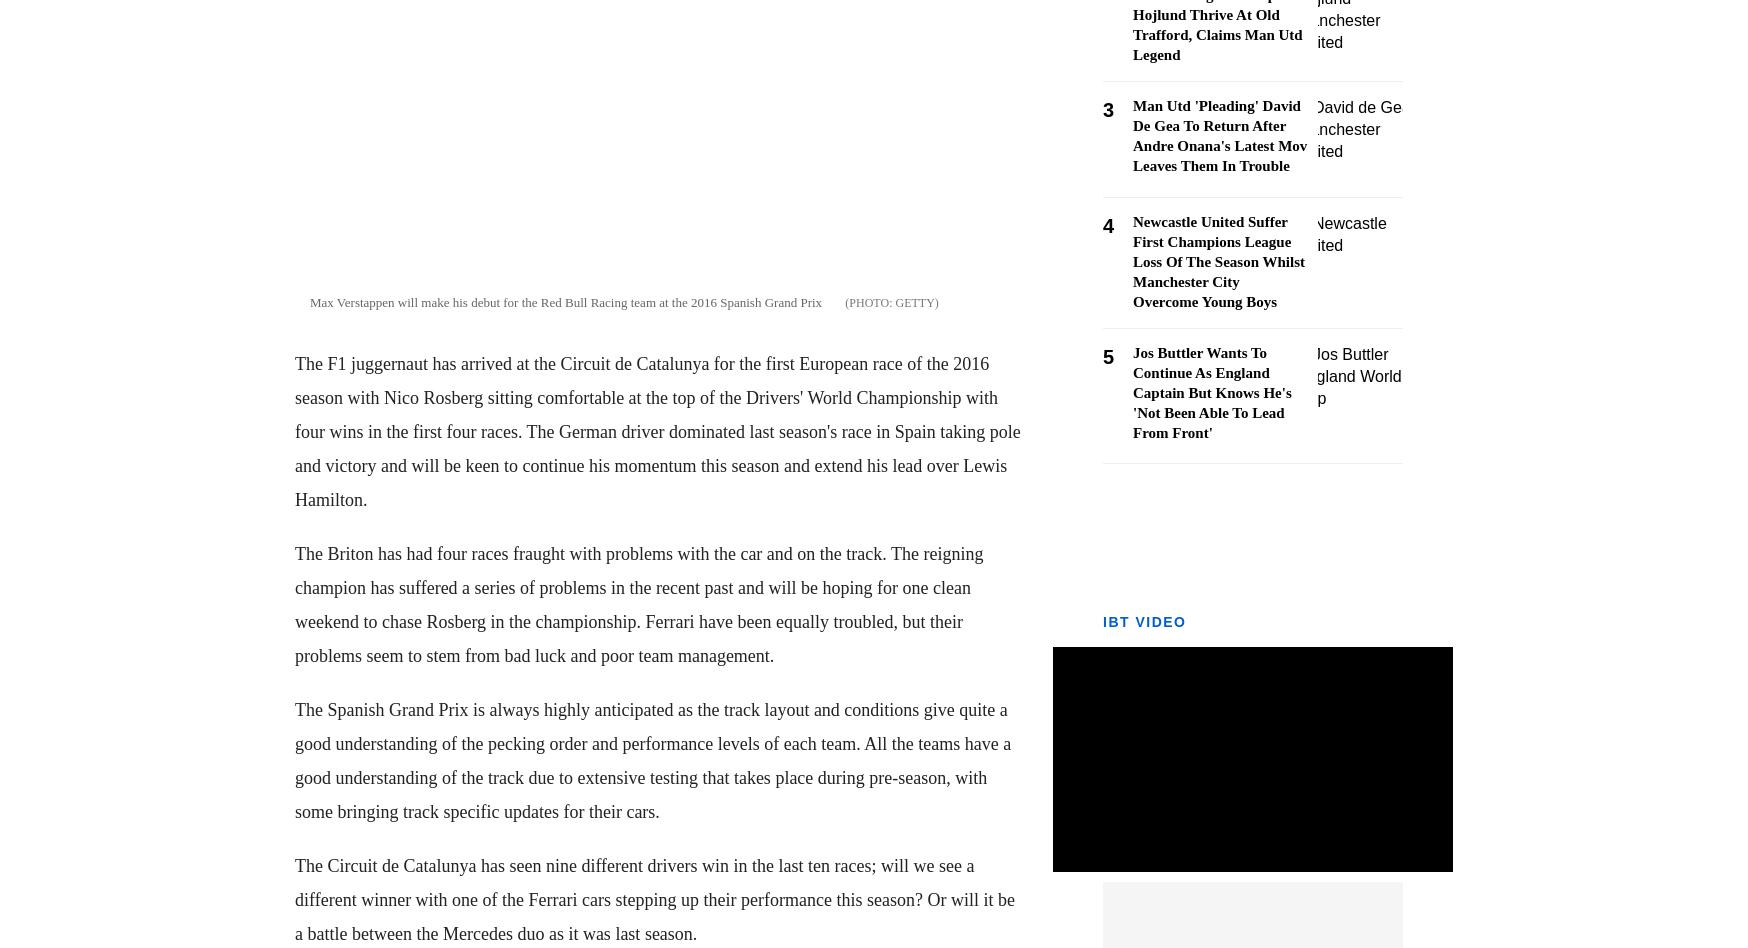 Image resolution: width=1748 pixels, height=948 pixels. What do you see at coordinates (1102, 356) in the screenshot?
I see `'5'` at bounding box center [1102, 356].